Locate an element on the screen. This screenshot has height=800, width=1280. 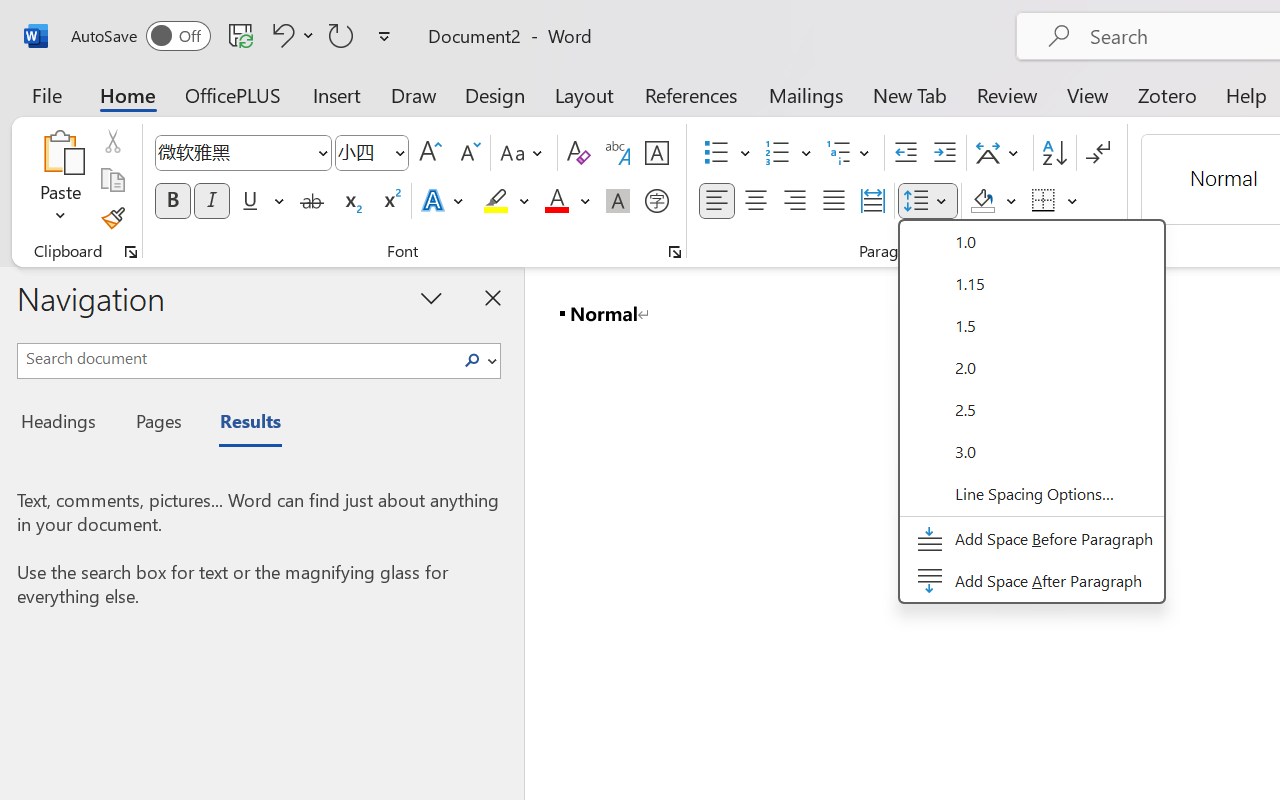
'Review' is located at coordinates (1007, 94).